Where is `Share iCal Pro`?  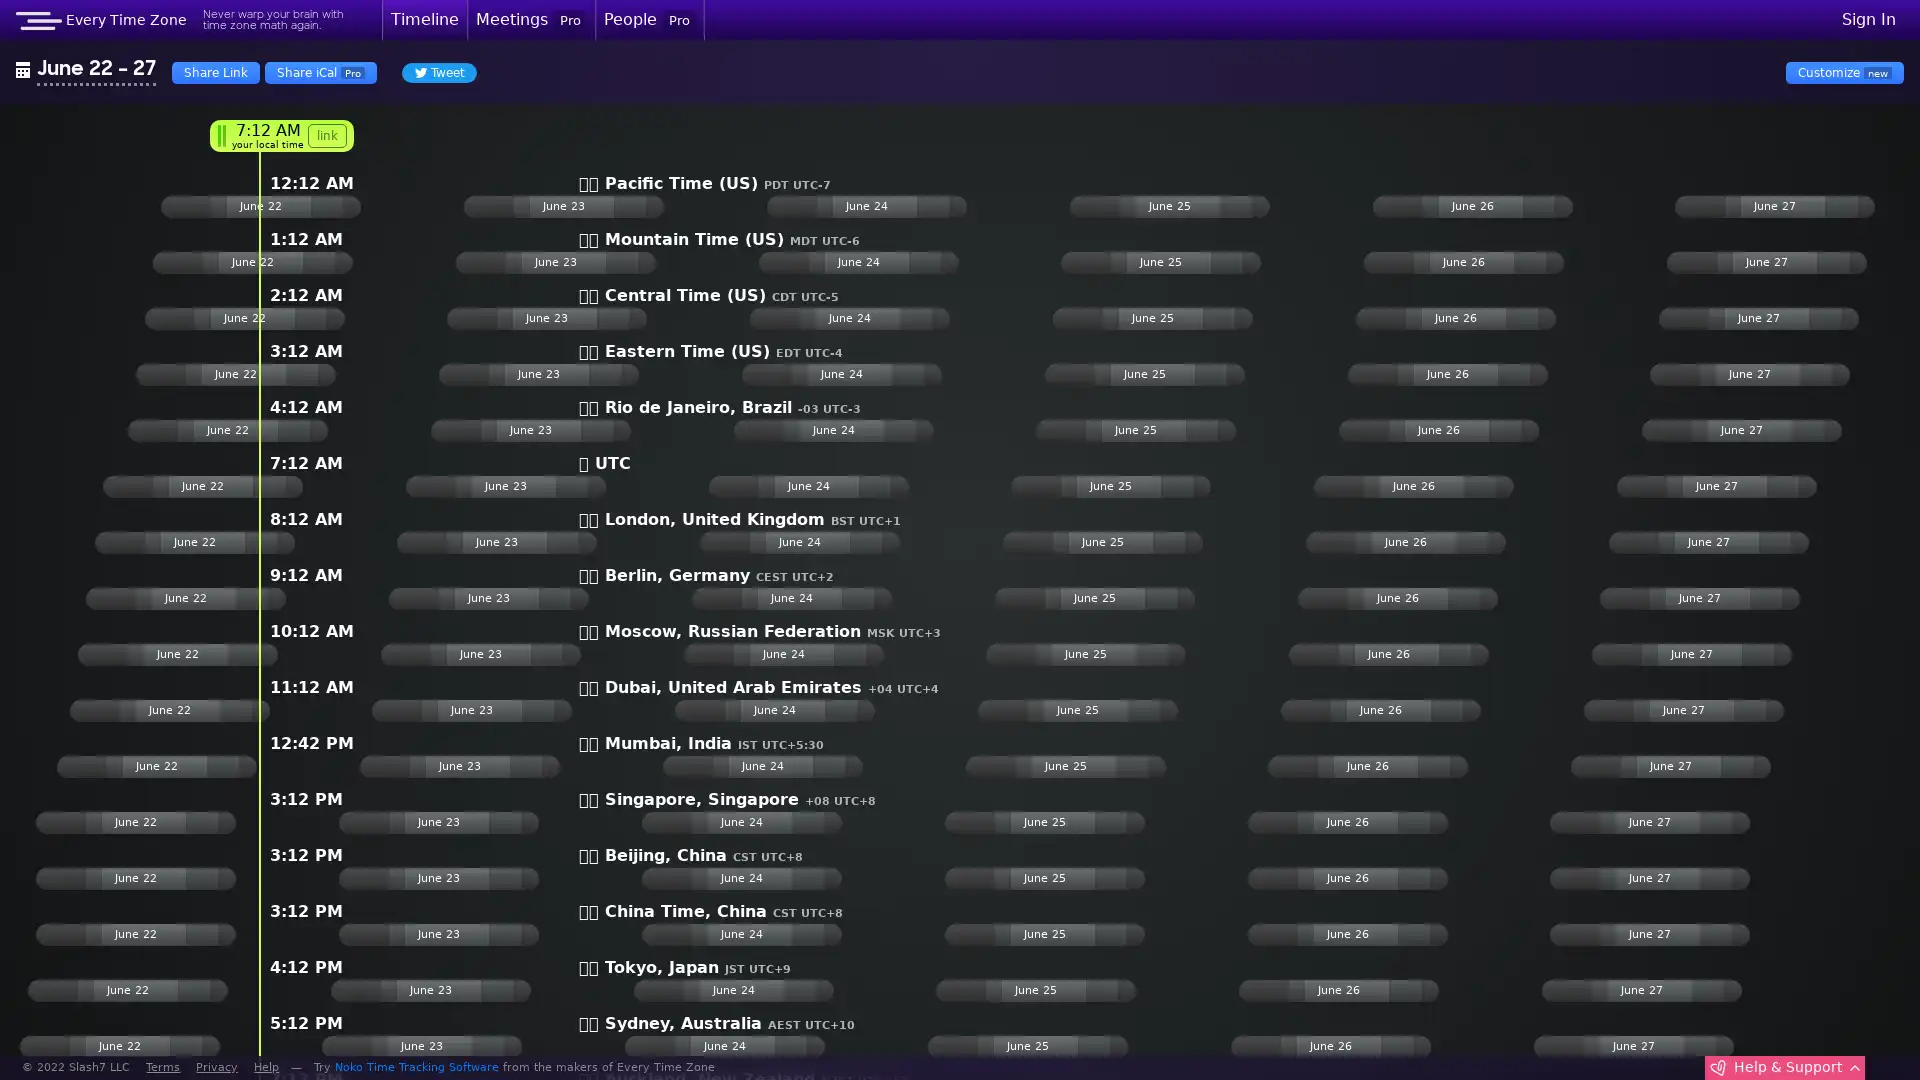
Share iCal Pro is located at coordinates (320, 71).